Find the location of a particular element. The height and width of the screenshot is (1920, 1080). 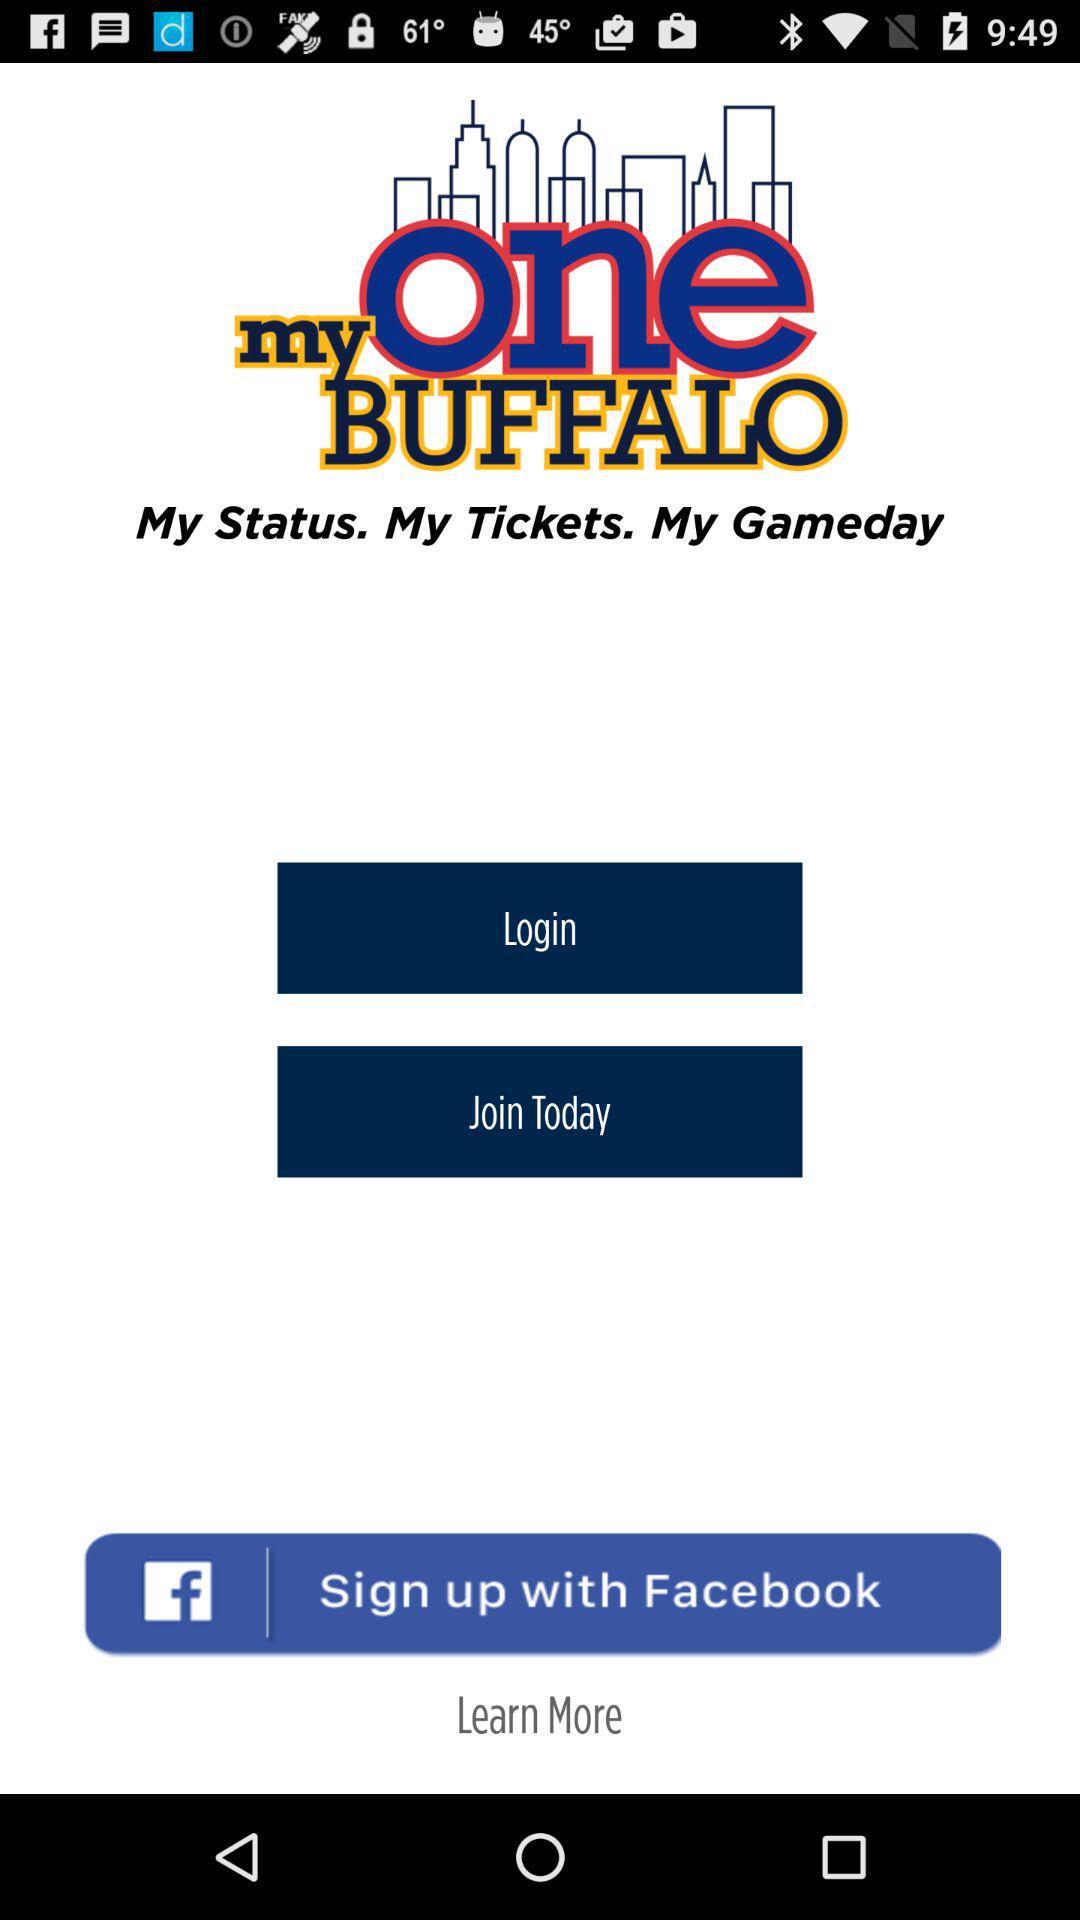

the learn more item is located at coordinates (538, 1712).